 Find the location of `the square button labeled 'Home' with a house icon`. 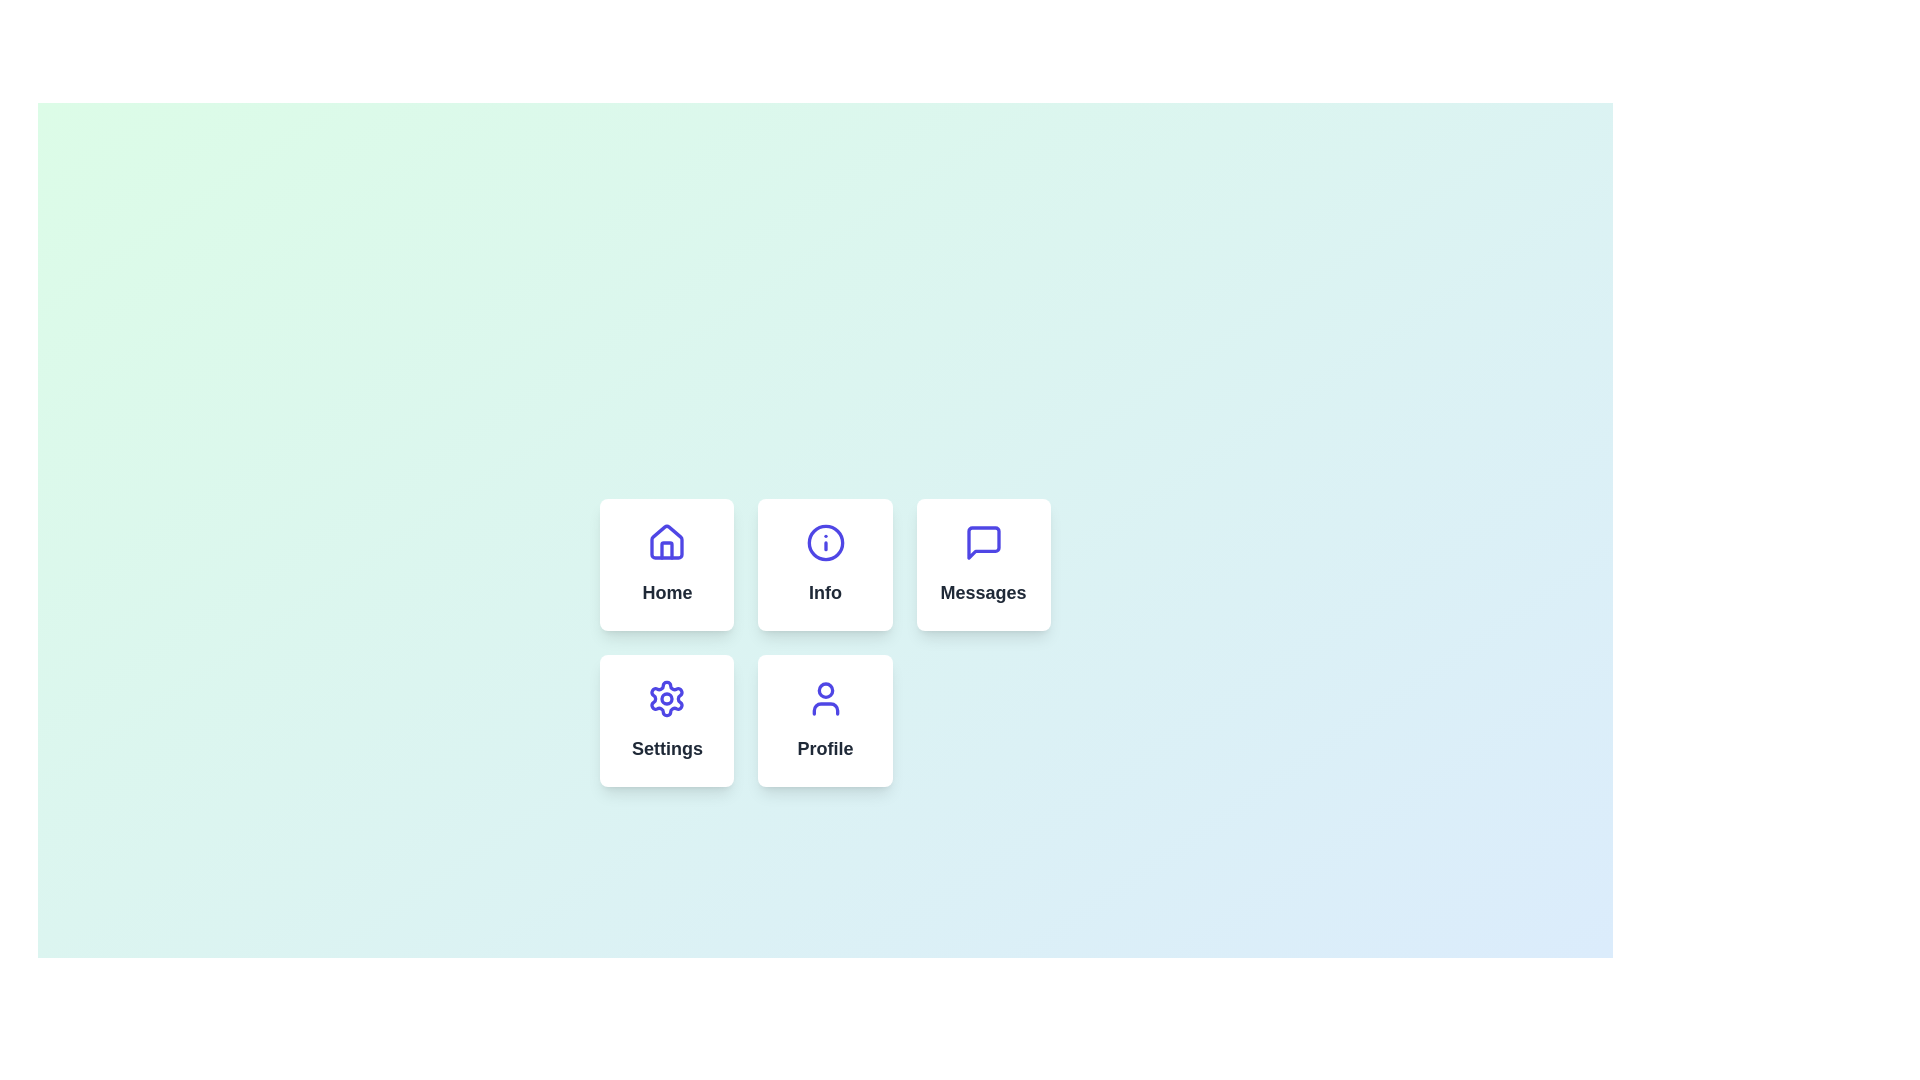

the square button labeled 'Home' with a house icon is located at coordinates (667, 564).